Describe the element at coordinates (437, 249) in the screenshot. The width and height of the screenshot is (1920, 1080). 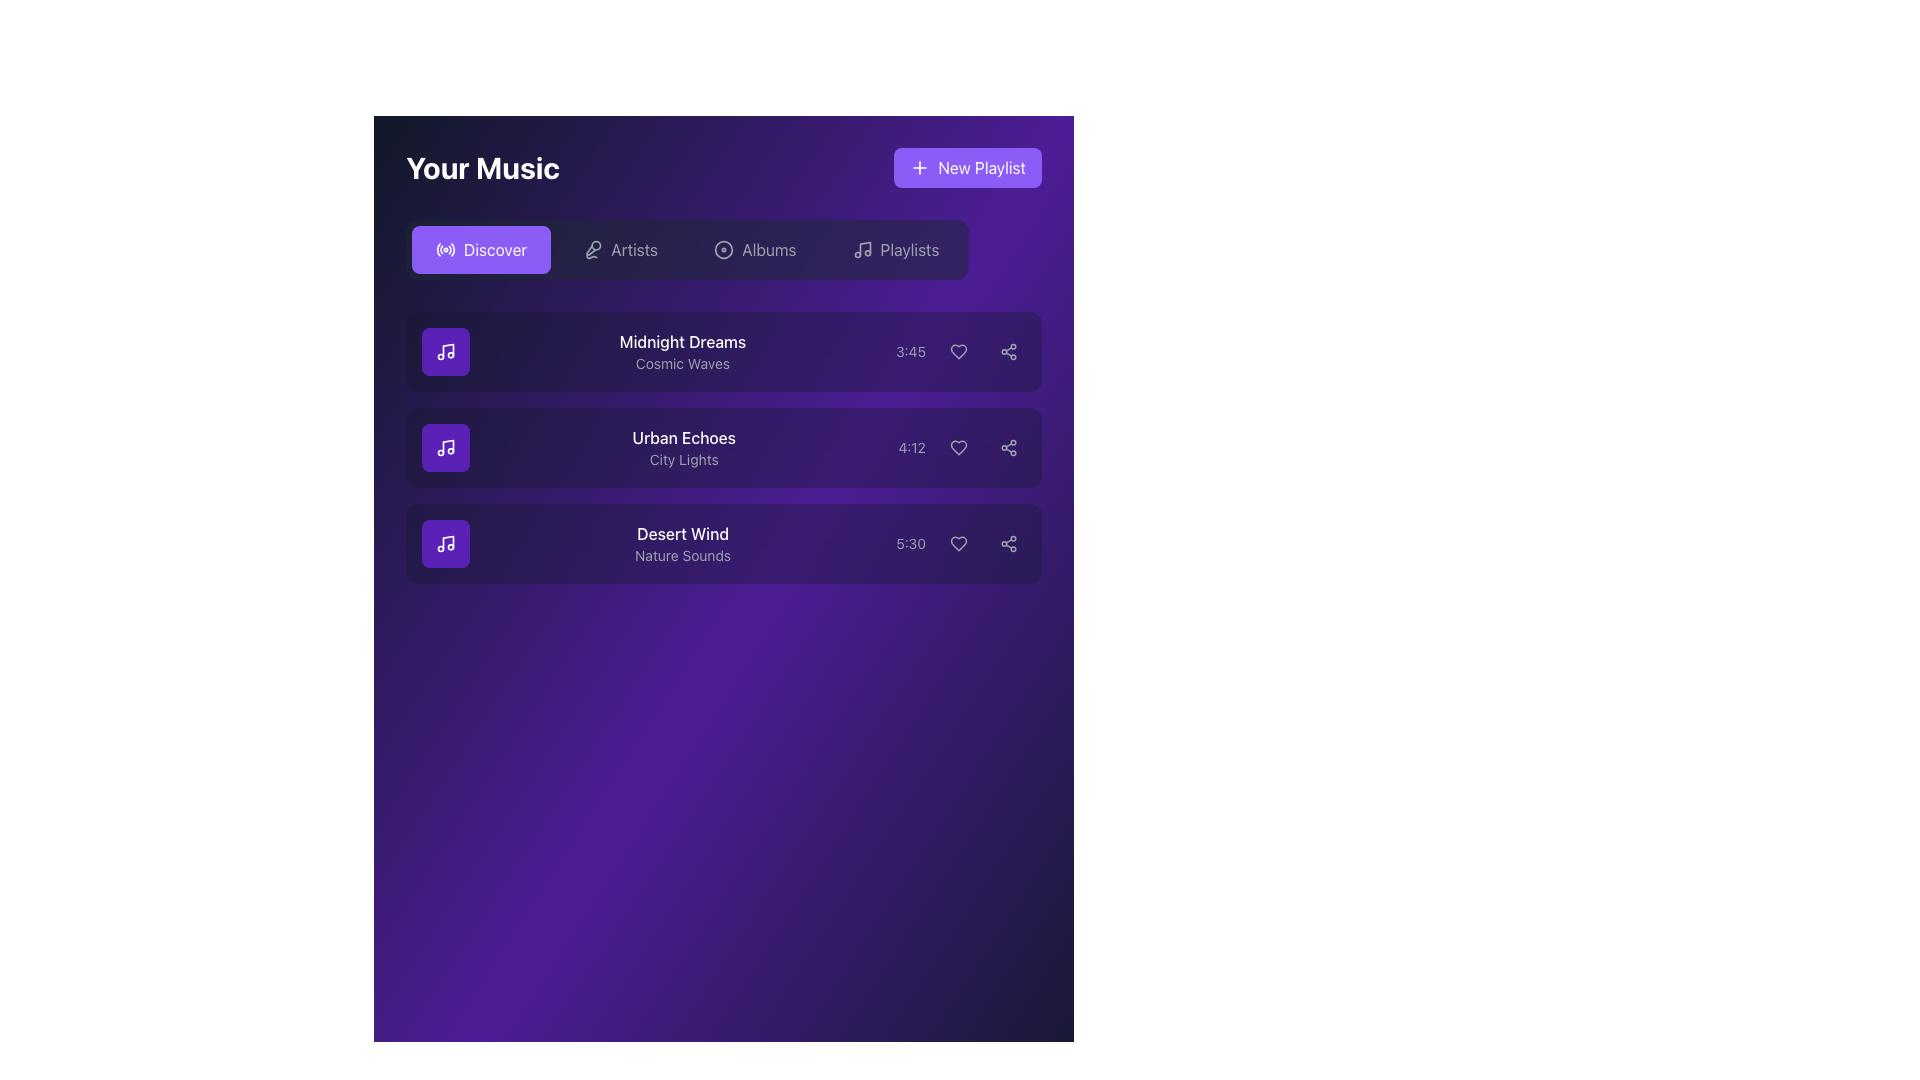
I see `outermost curved line of the stylized radio wave icon, which is represented by a thin outline with no fill color` at that location.